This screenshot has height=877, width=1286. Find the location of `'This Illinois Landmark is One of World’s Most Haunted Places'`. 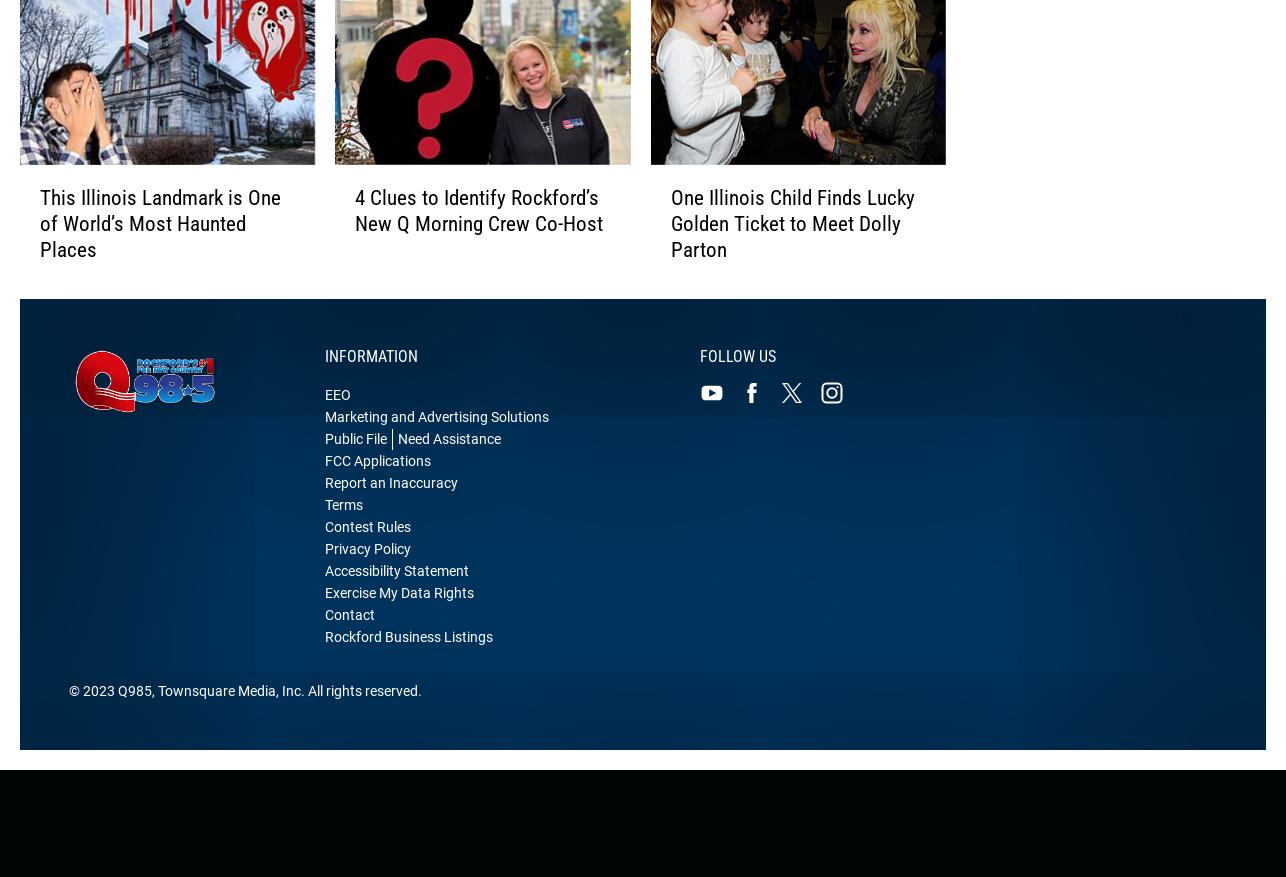

'This Illinois Landmark is One of World’s Most Haunted Places' is located at coordinates (160, 245).